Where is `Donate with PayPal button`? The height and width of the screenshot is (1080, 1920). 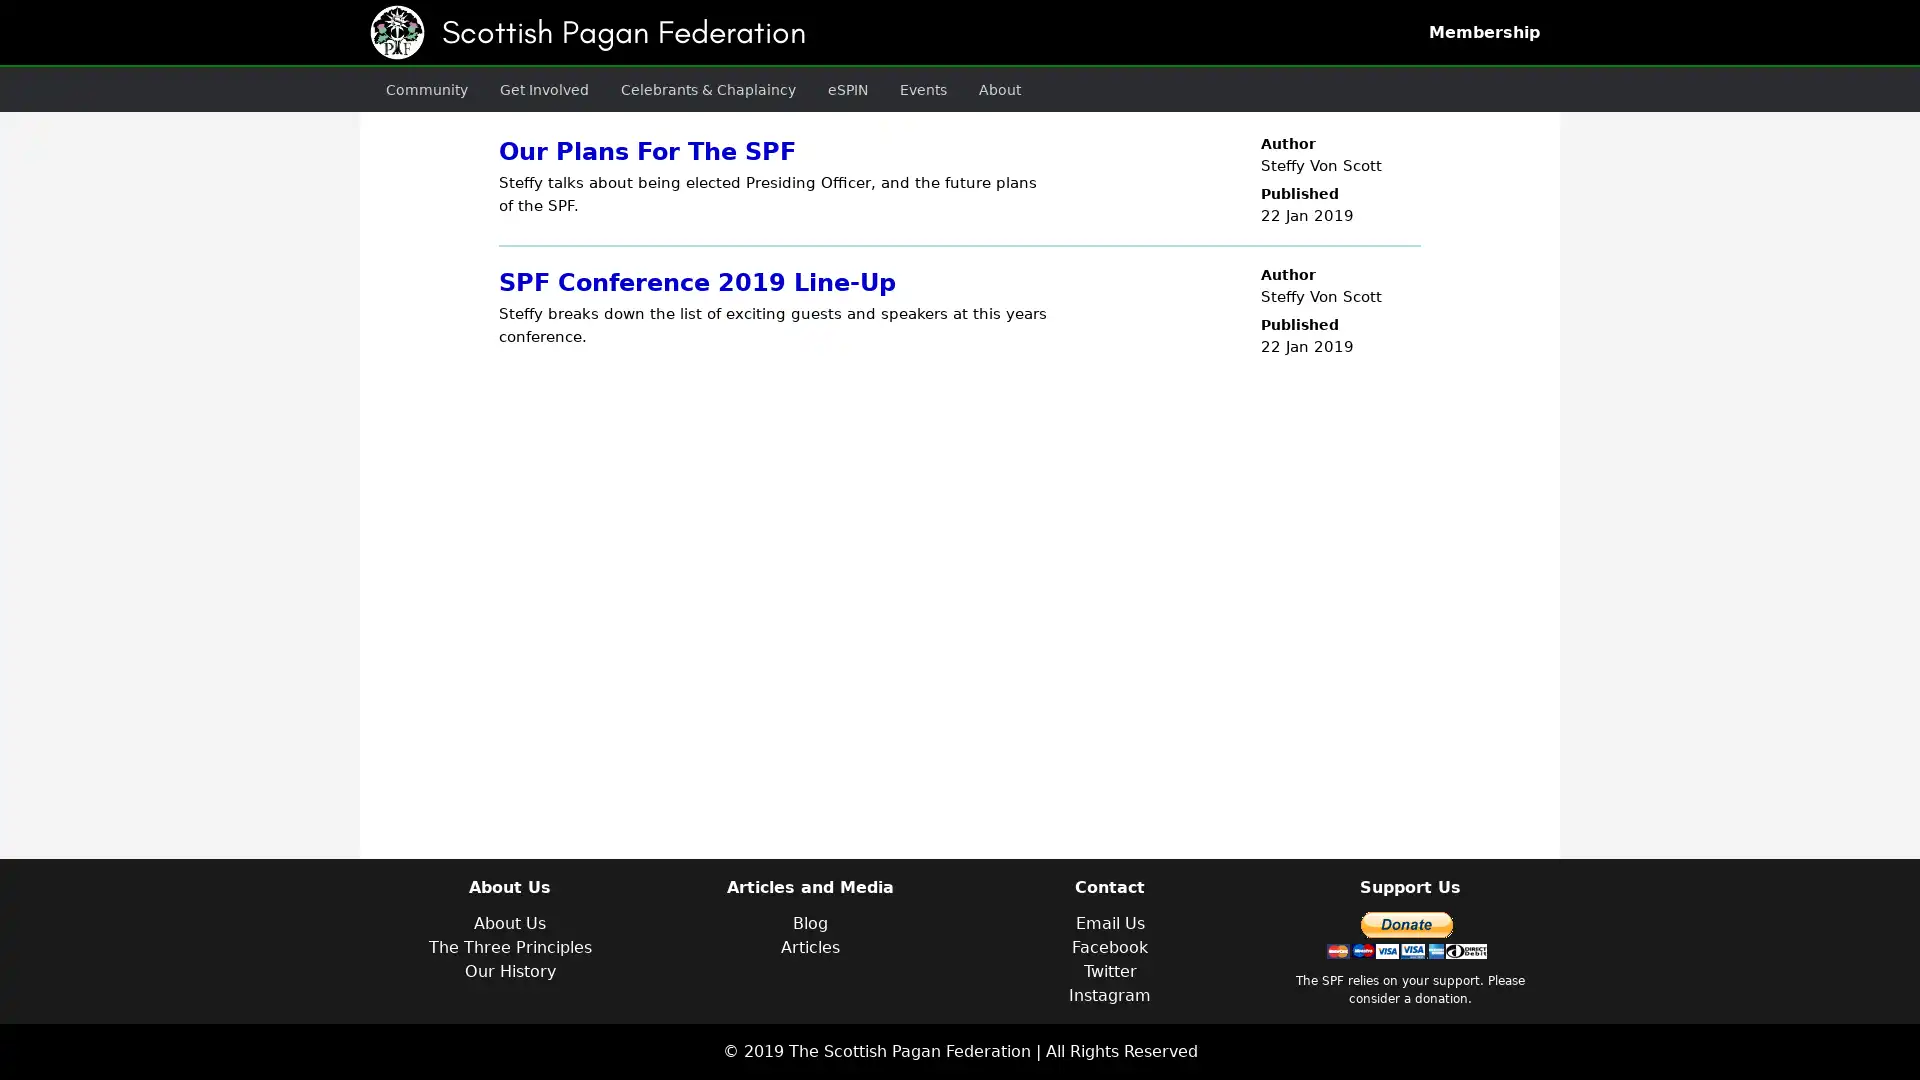 Donate with PayPal button is located at coordinates (1405, 935).